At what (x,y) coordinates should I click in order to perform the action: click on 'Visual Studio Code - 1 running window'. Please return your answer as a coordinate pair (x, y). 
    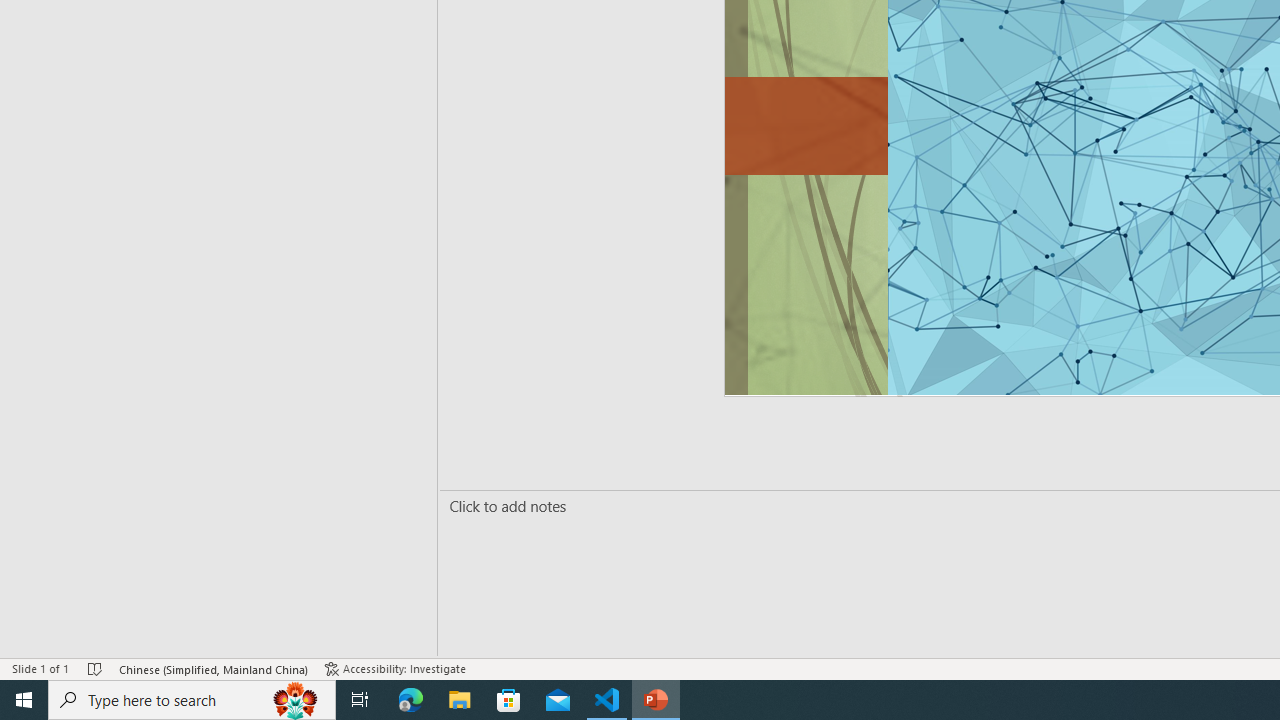
    Looking at the image, I should click on (606, 698).